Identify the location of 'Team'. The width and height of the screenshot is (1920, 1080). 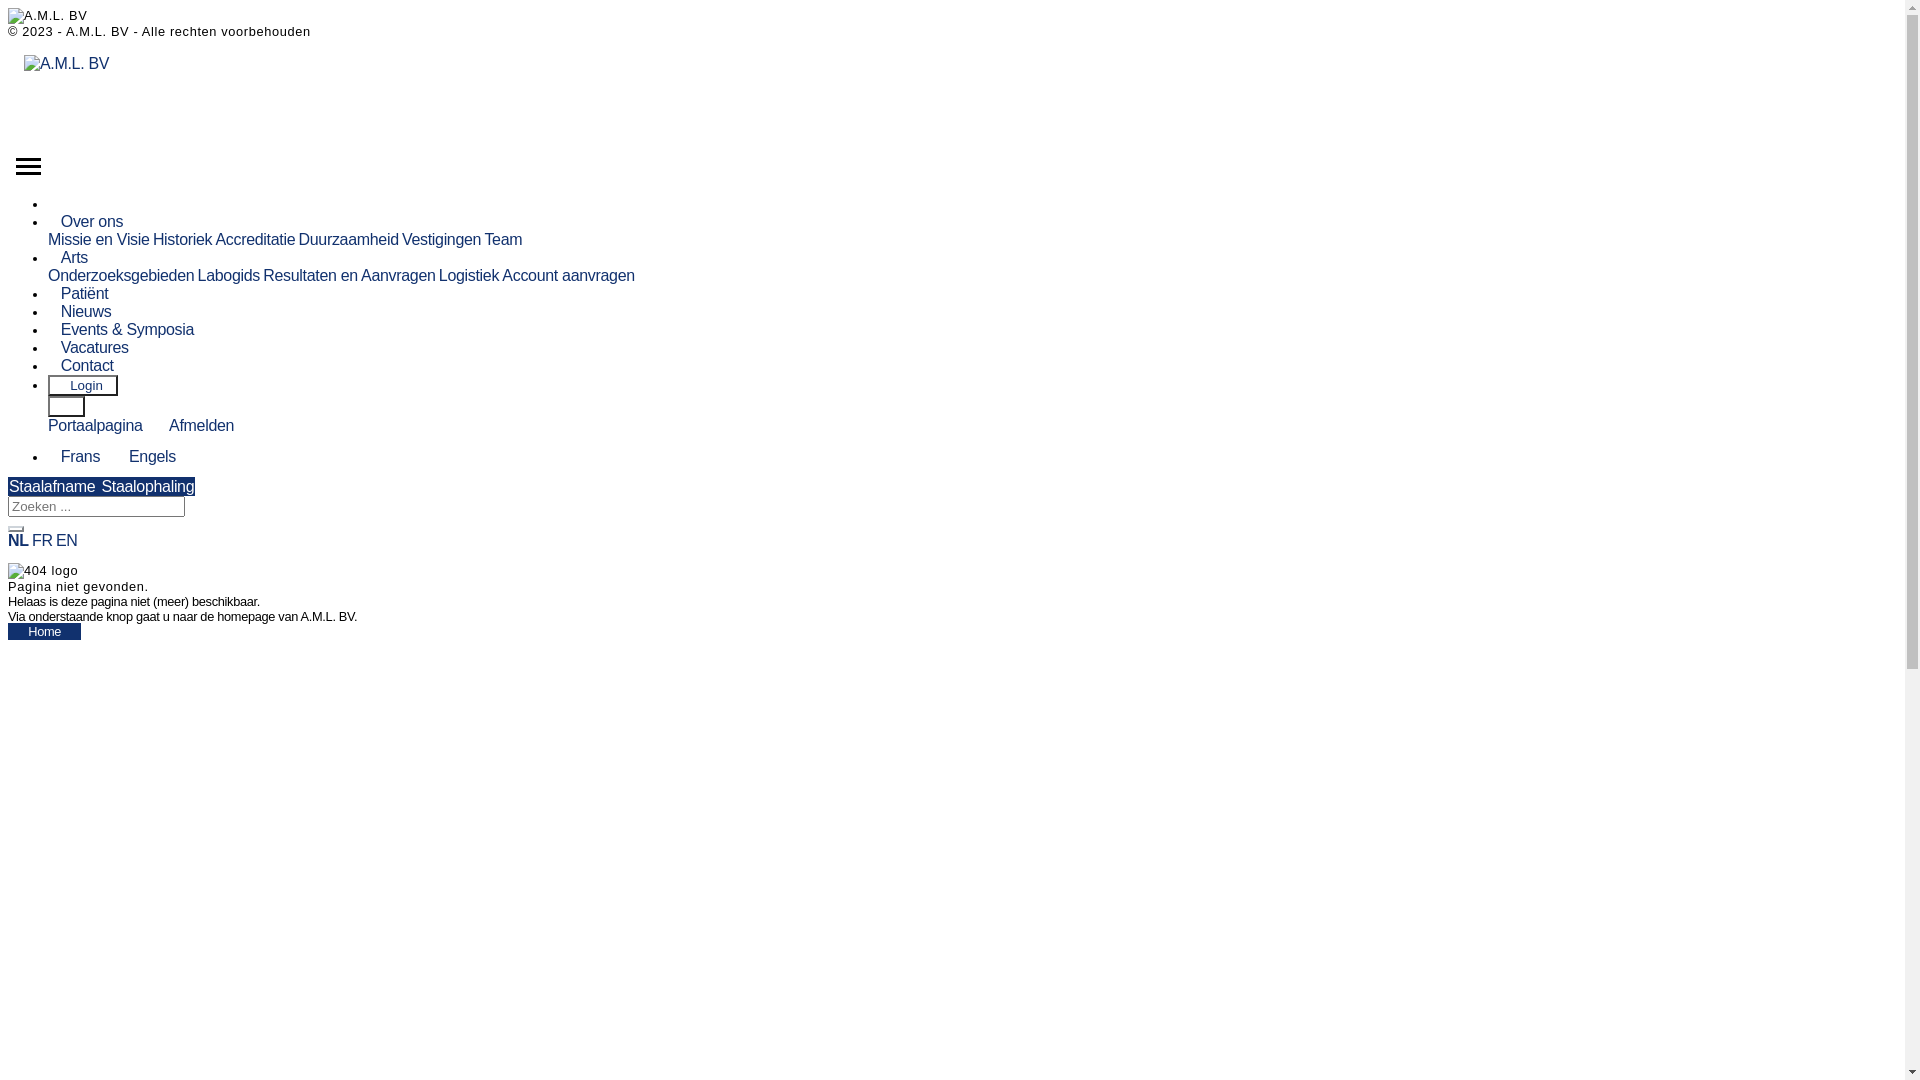
(503, 238).